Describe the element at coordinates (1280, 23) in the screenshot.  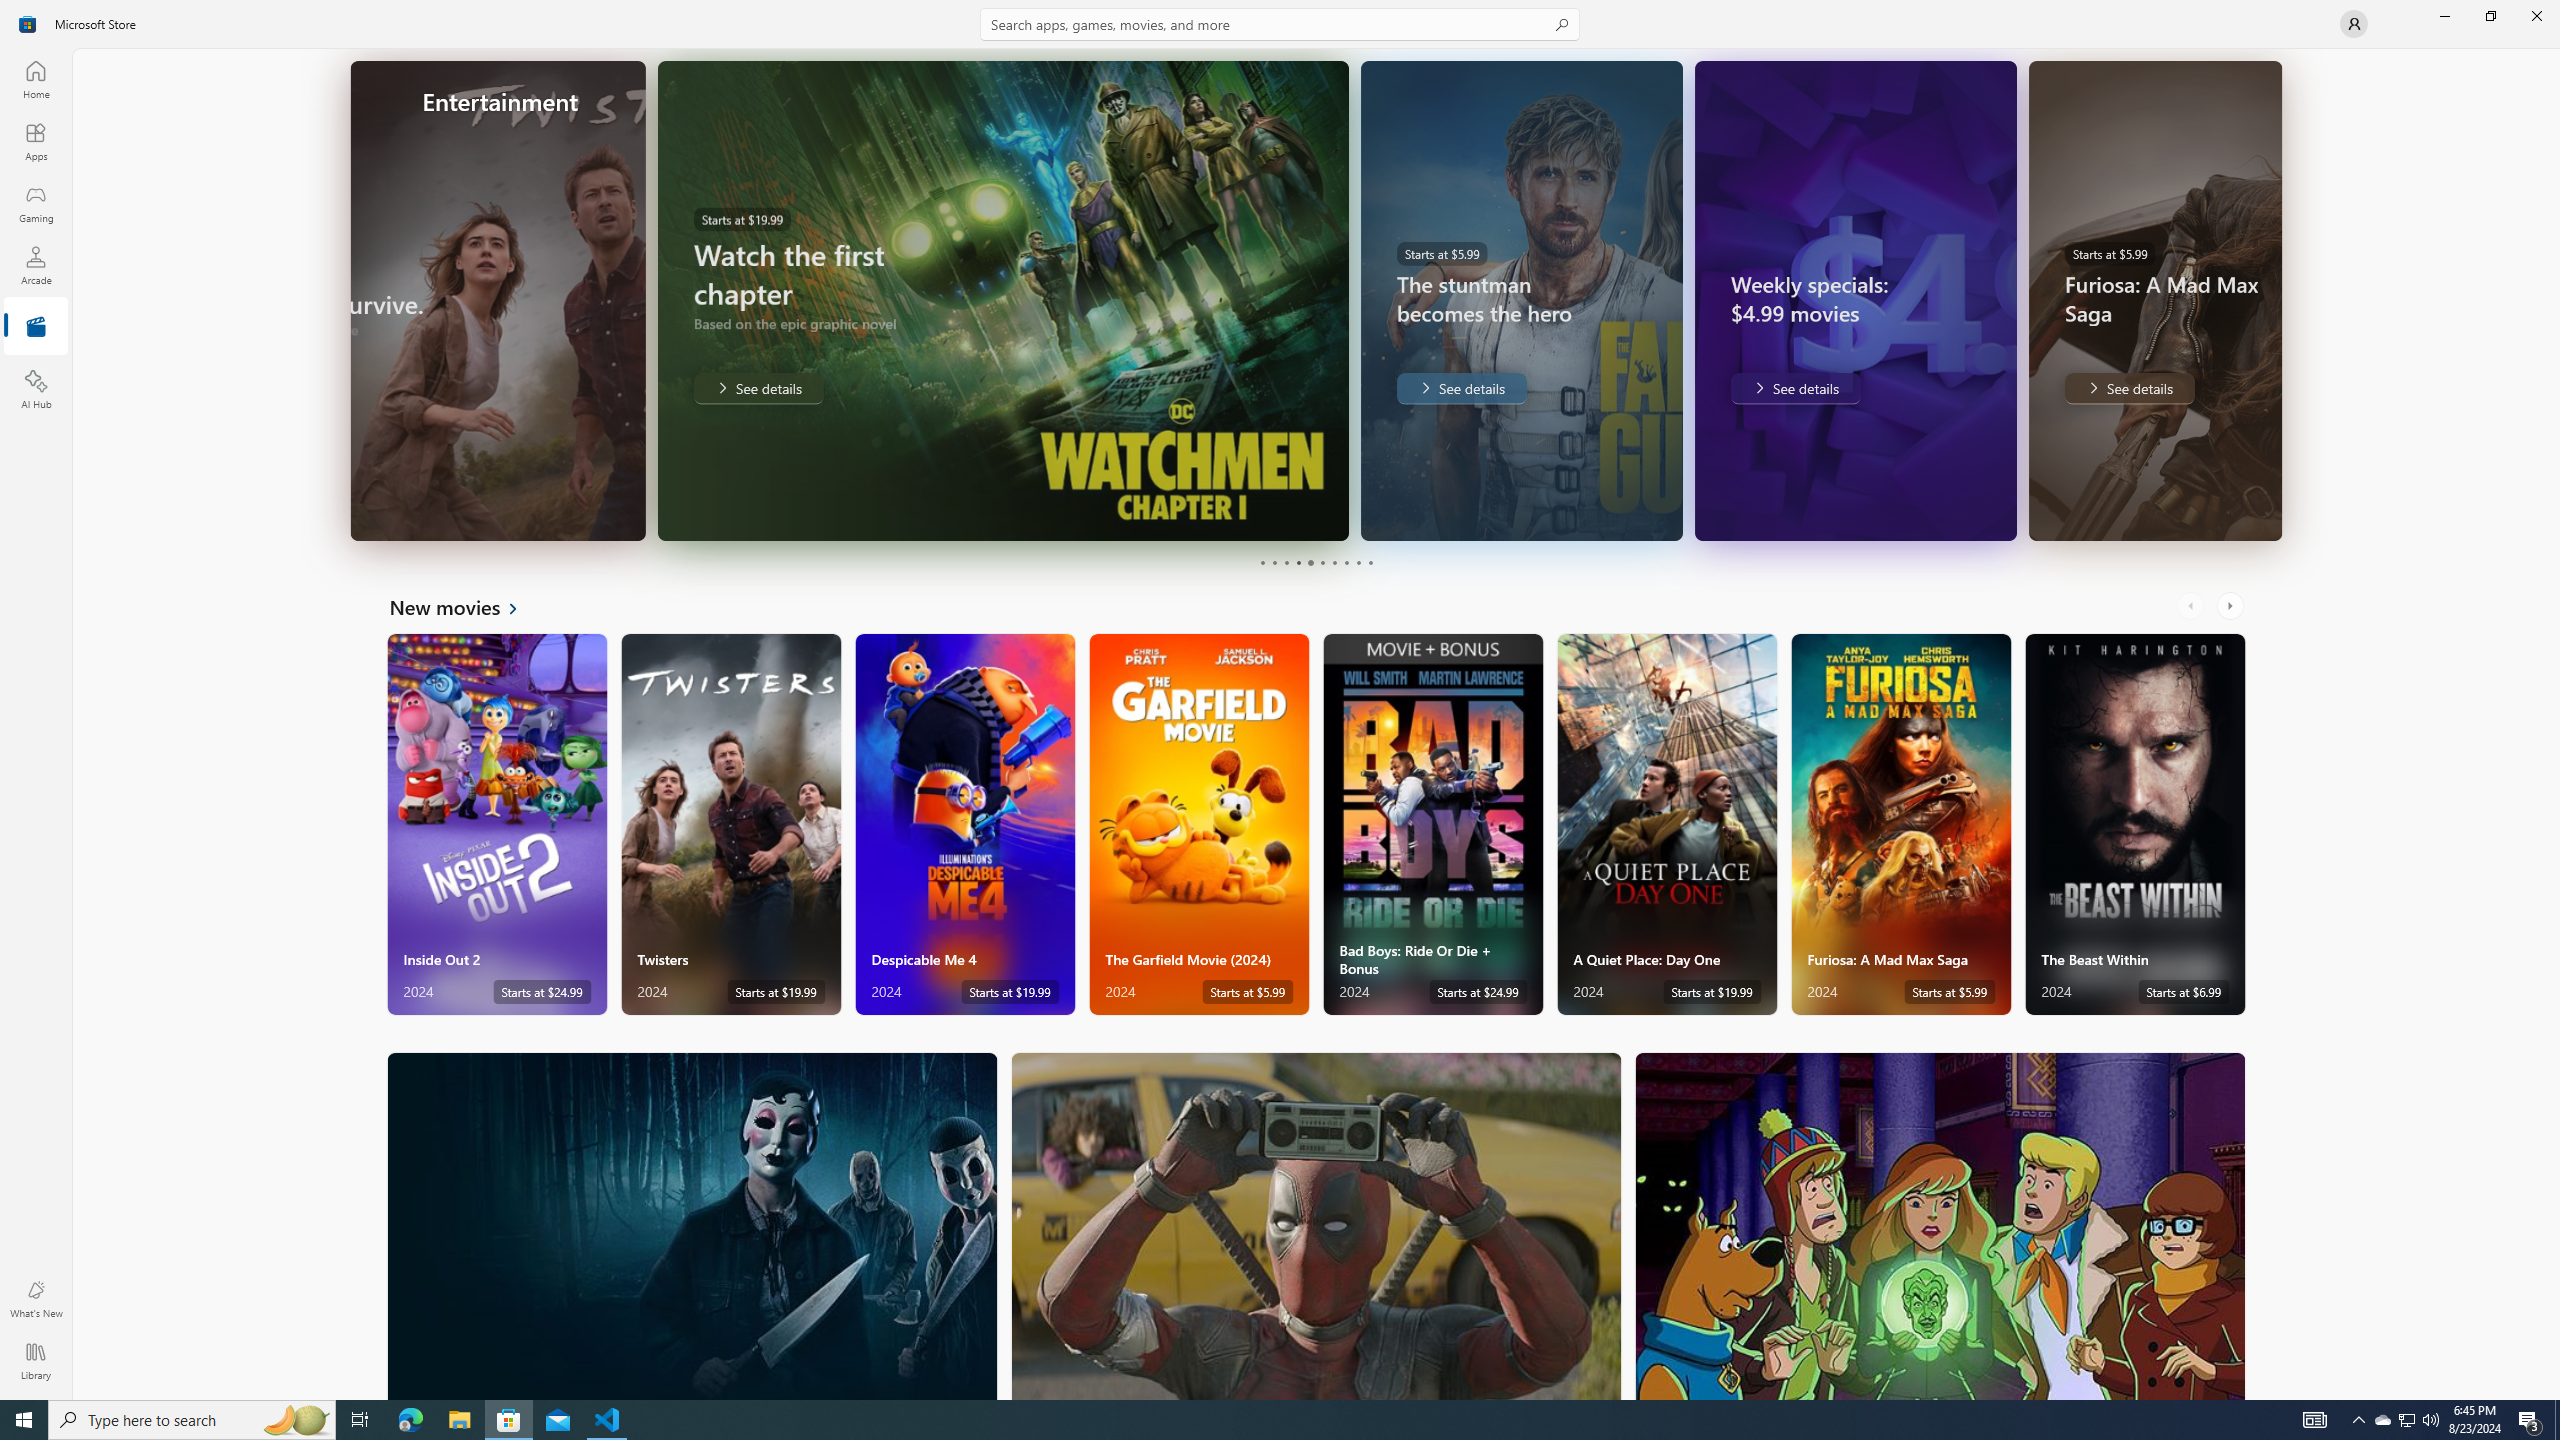
I see `'Search'` at that location.